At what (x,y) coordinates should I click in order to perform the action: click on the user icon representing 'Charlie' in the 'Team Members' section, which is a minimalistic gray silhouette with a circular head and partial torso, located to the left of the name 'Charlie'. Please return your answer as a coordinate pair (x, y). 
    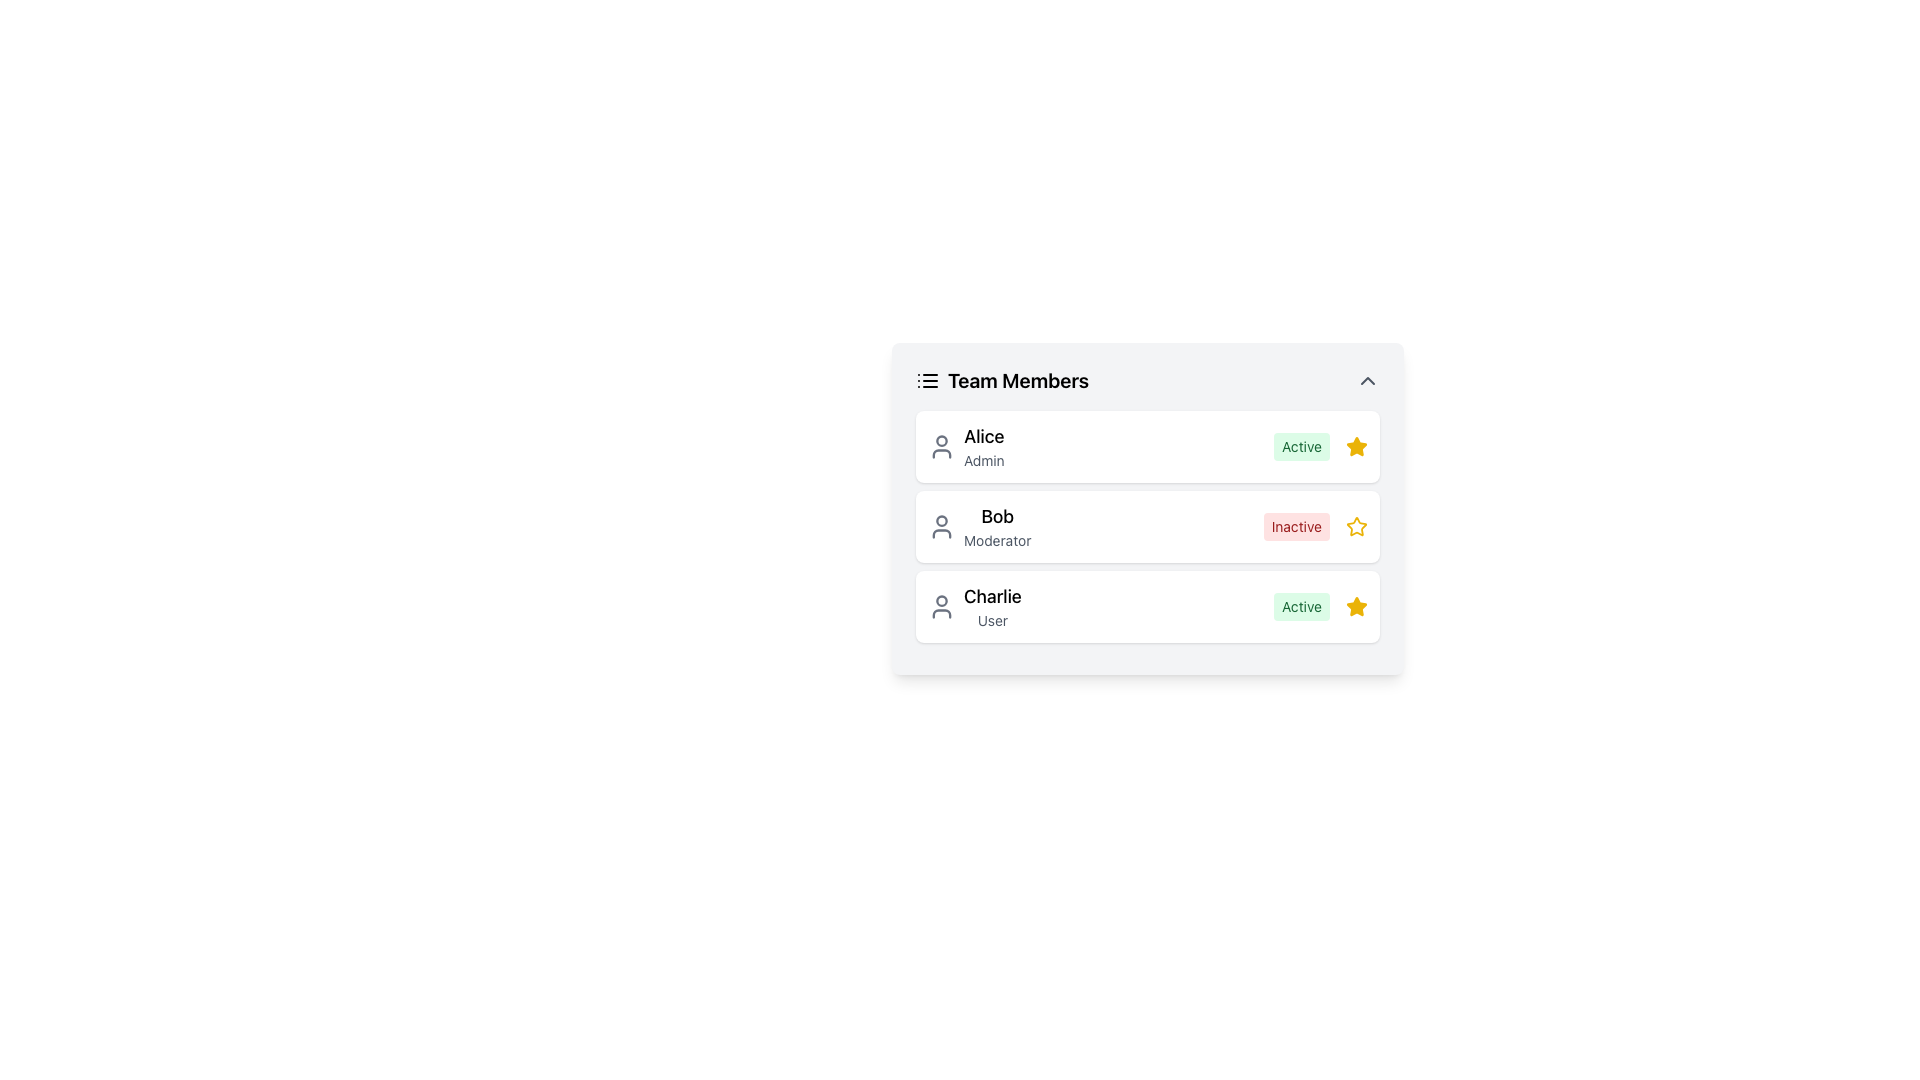
    Looking at the image, I should click on (940, 605).